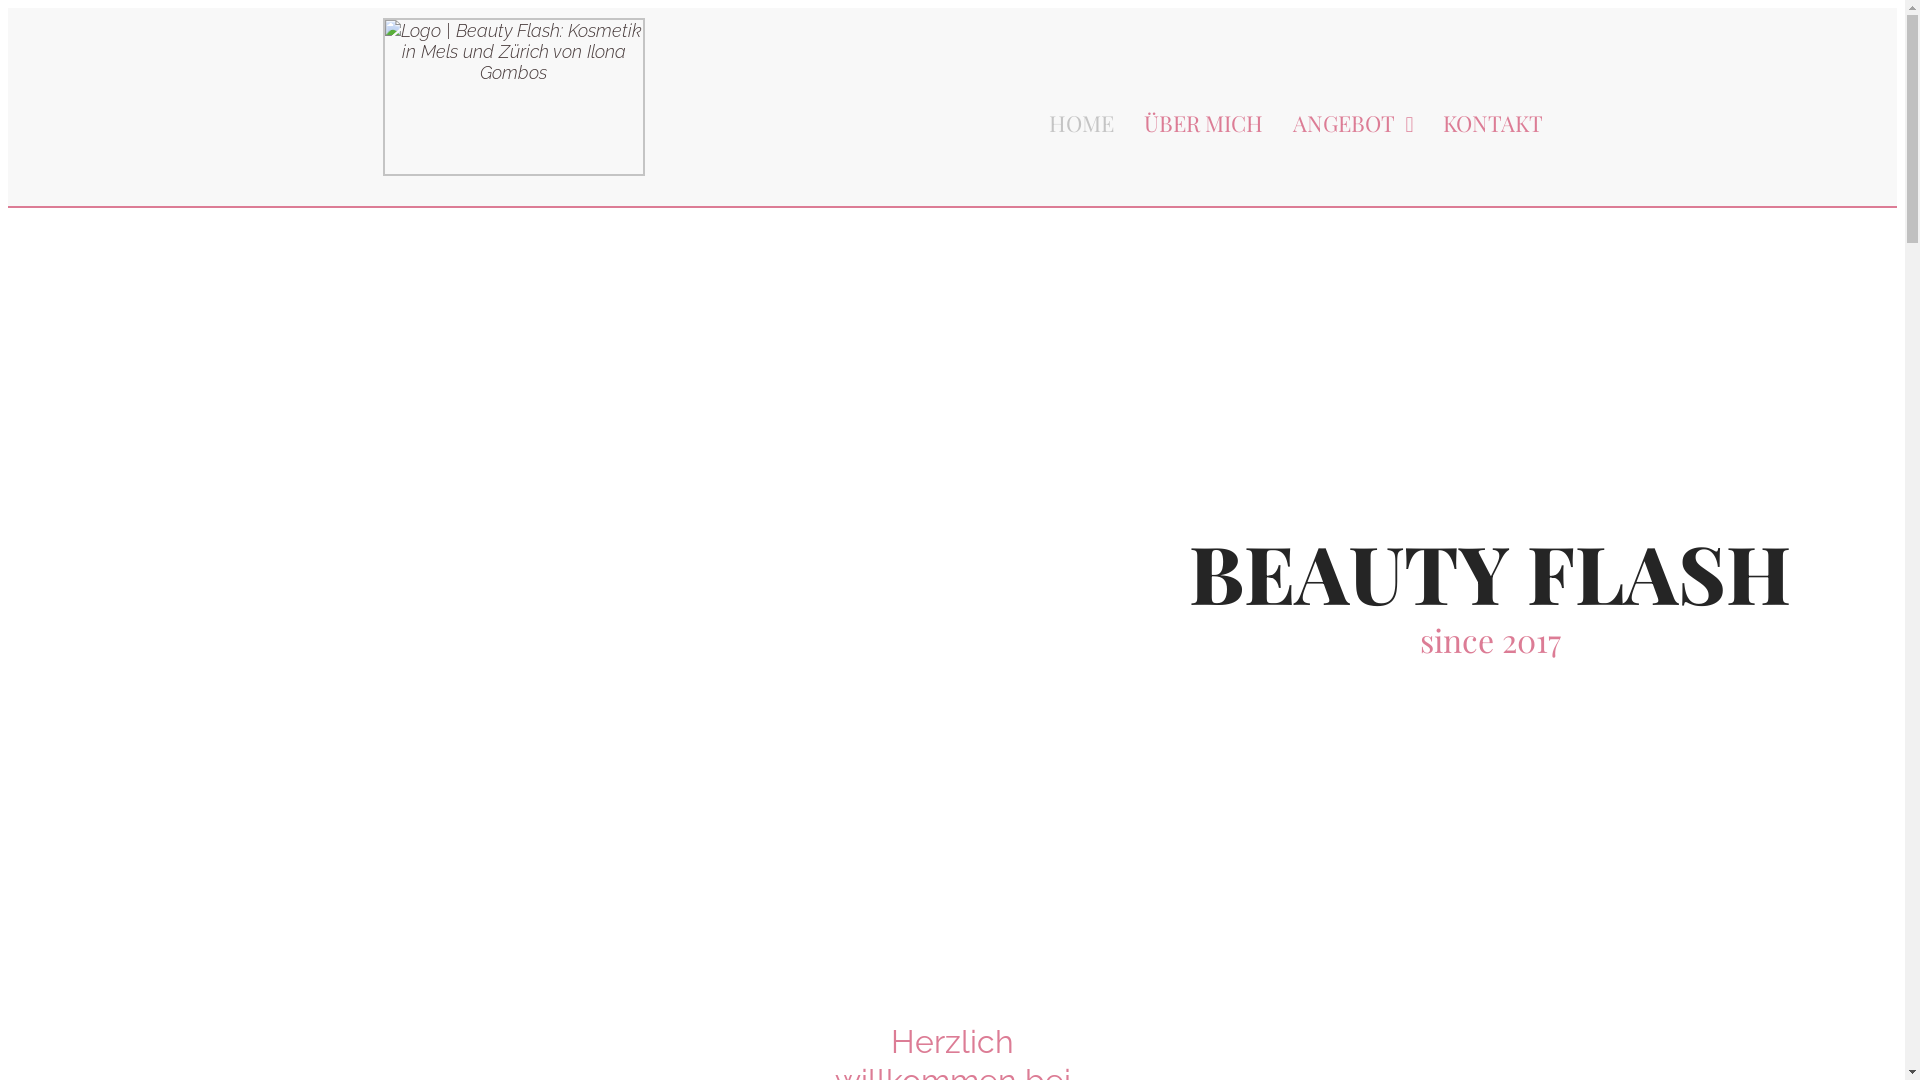  Describe the element at coordinates (1065, 123) in the screenshot. I see `'HOME'` at that location.